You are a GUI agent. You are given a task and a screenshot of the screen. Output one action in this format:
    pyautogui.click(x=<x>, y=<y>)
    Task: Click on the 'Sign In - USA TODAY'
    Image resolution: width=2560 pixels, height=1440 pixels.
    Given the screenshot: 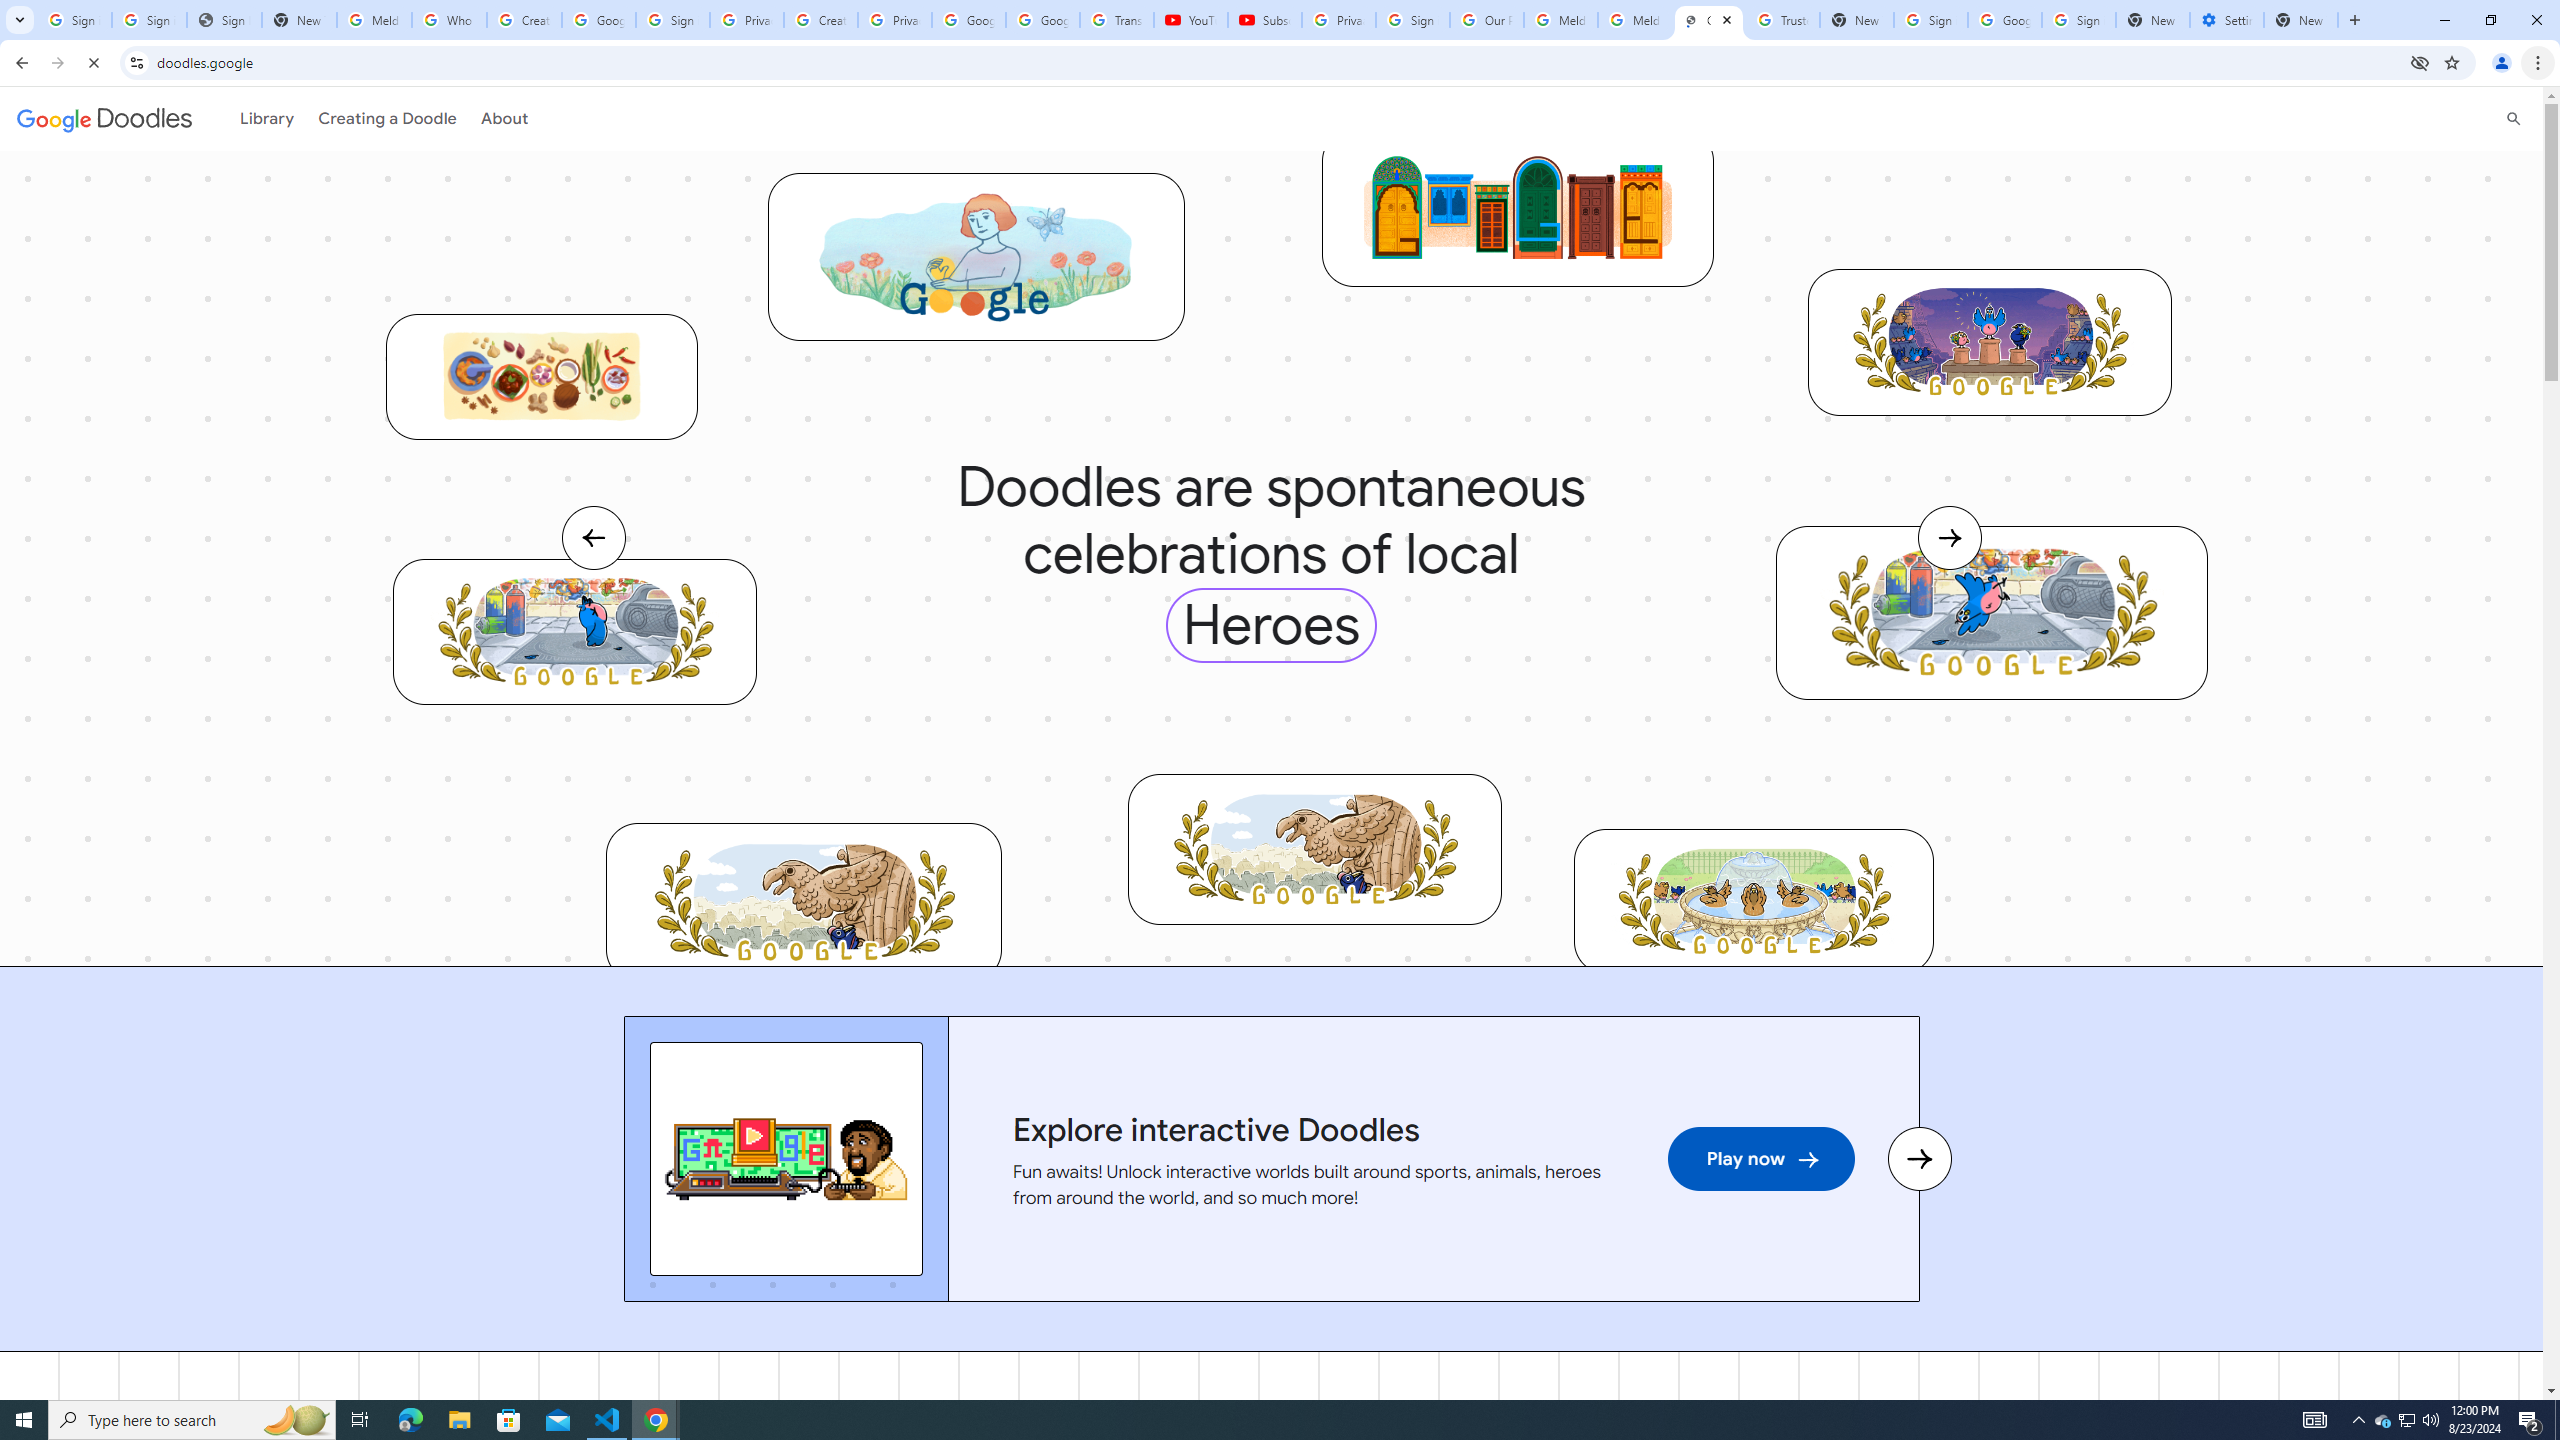 What is the action you would take?
    pyautogui.click(x=224, y=19)
    